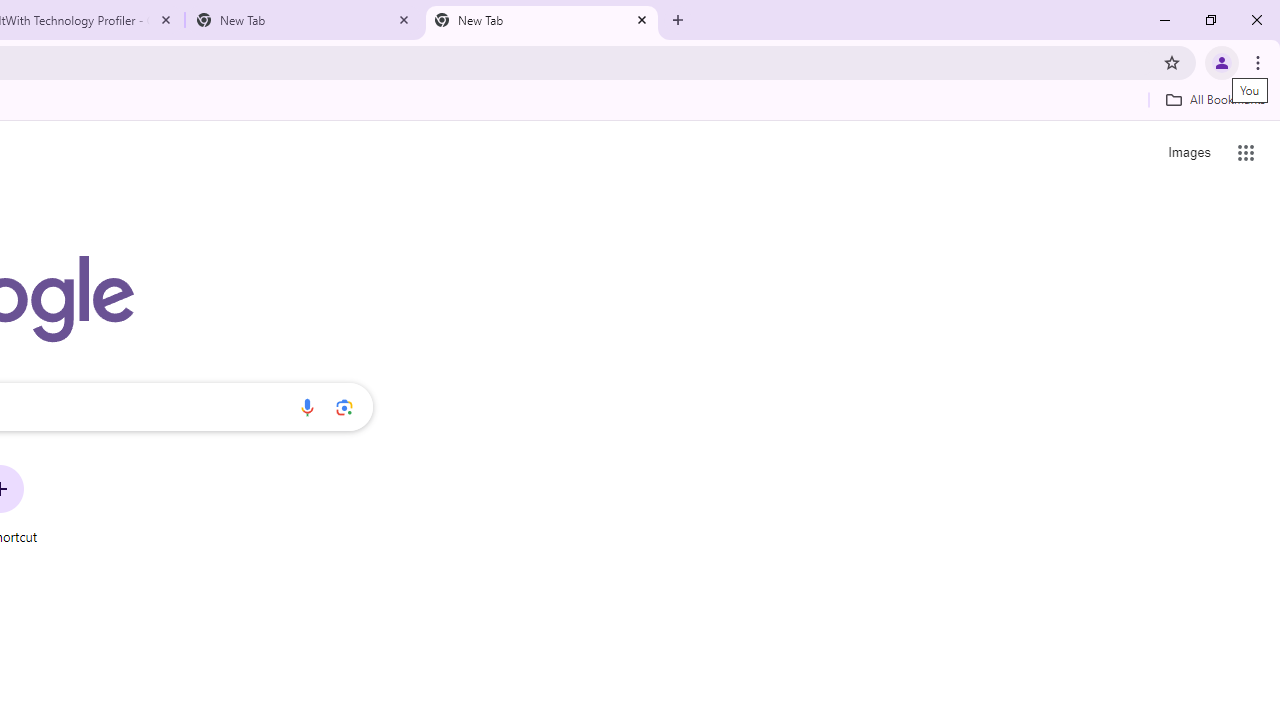 The image size is (1280, 720). I want to click on 'Search by image', so click(344, 406).